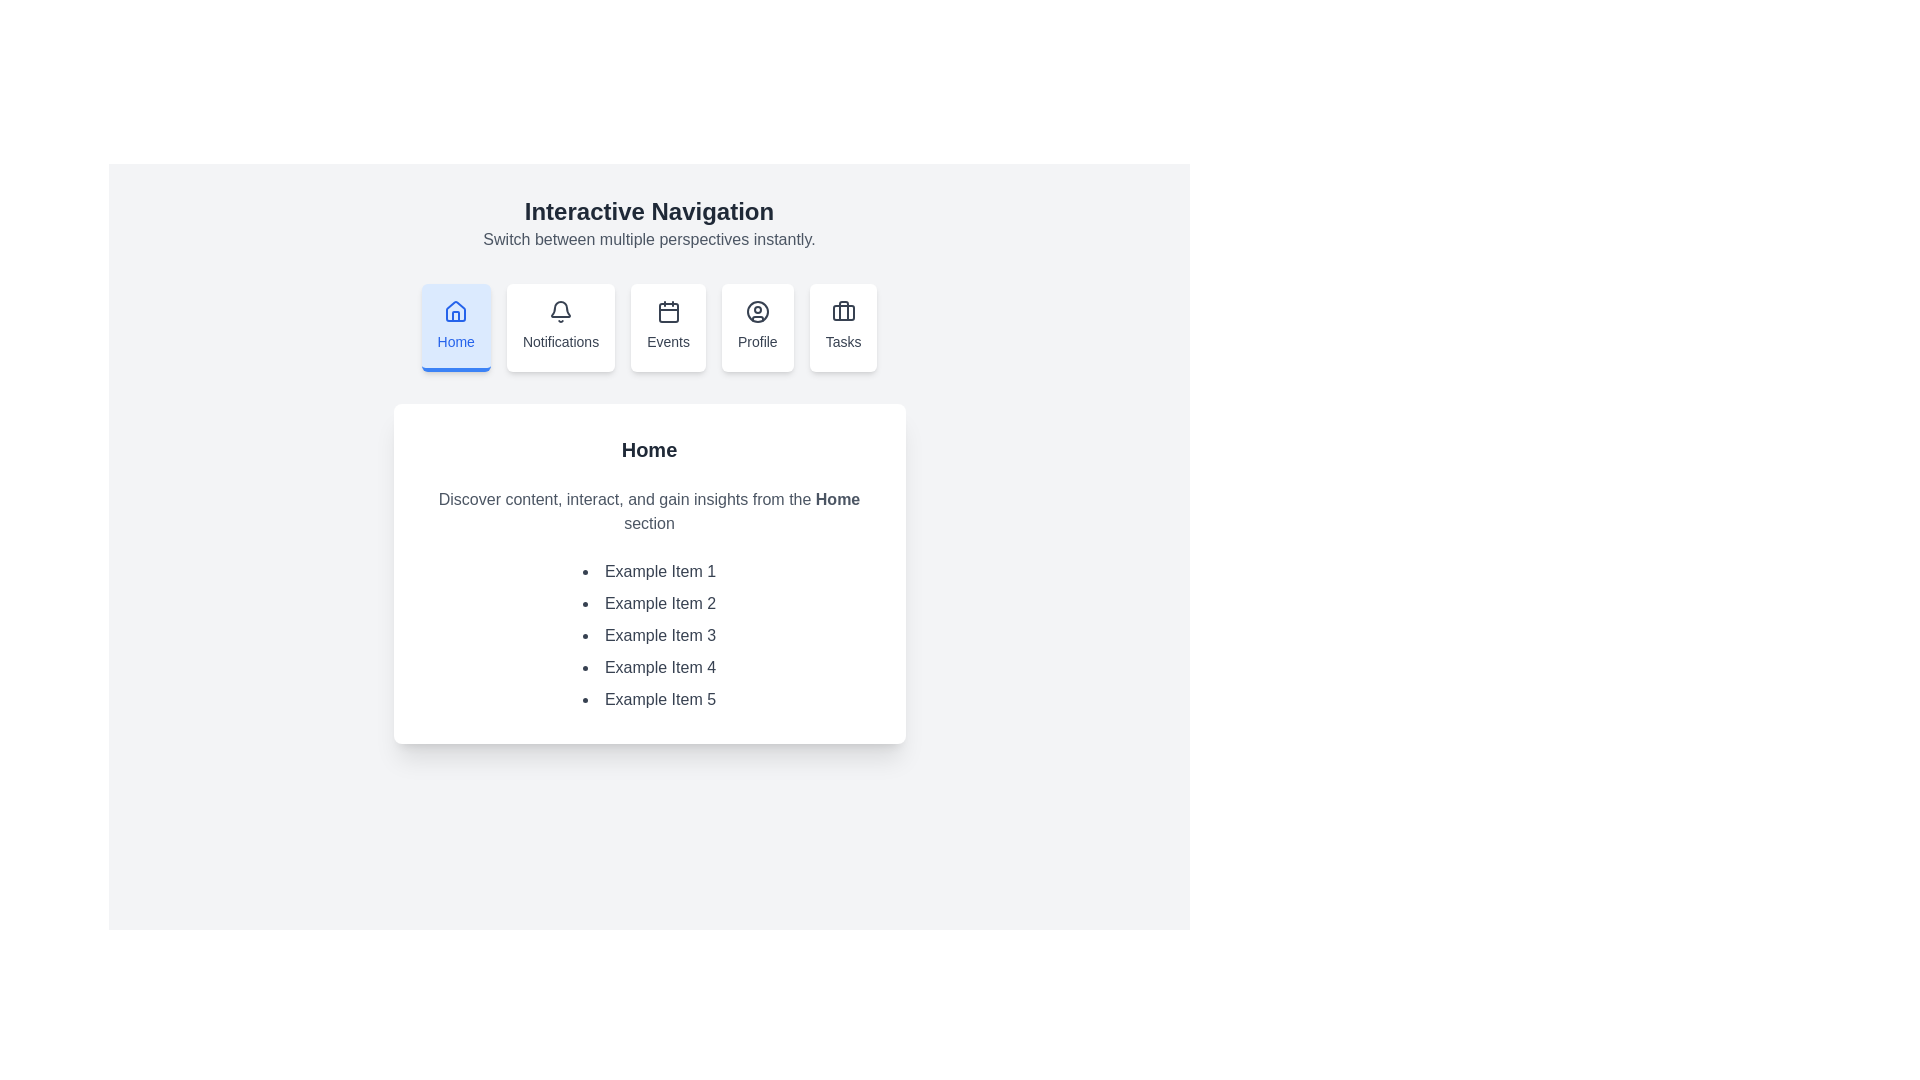 The height and width of the screenshot is (1080, 1920). I want to click on the text label that serves as a navigation item identifier, located beneath the house icon in the horizontal navigation bar on the left side of the interface, so click(455, 341).